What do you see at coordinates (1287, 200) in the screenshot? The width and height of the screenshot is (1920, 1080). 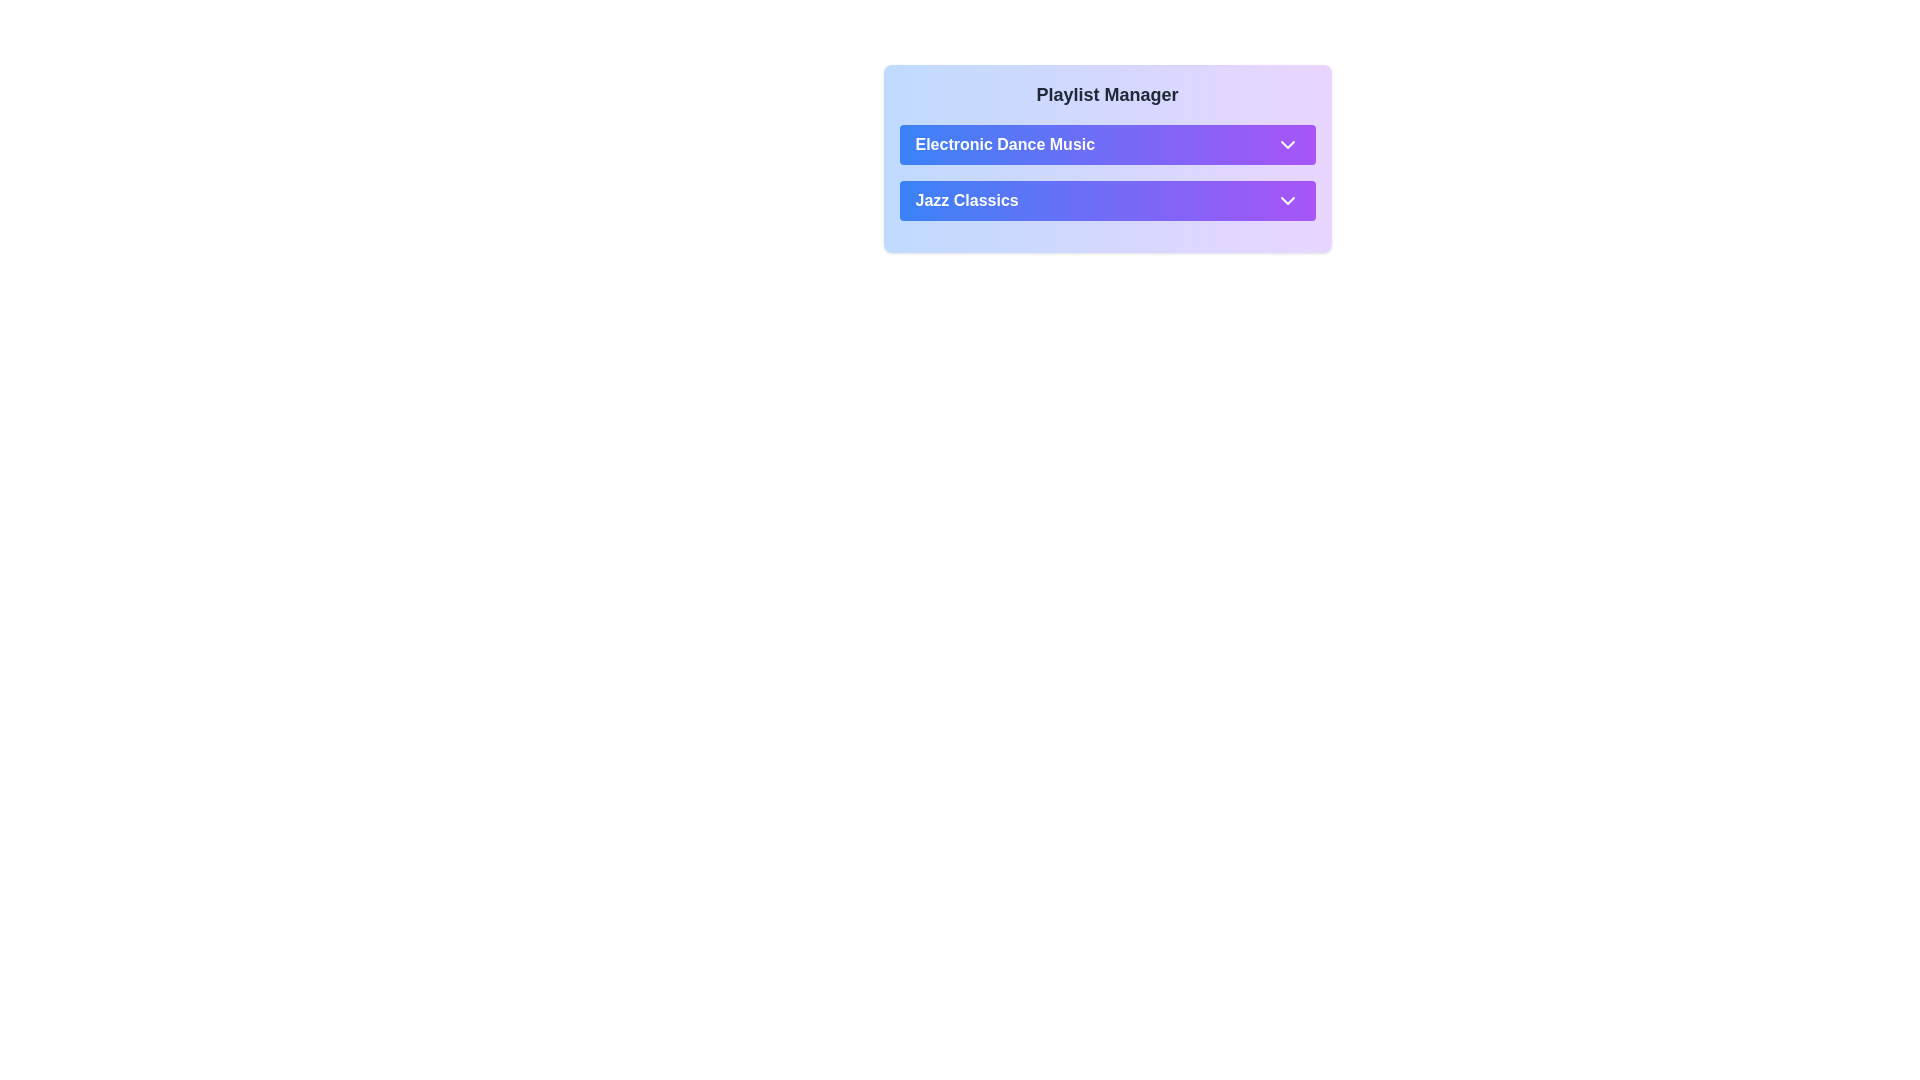 I see `the downward-pointing chevron icon, which is the dropdown indicator for the 'Jazz Classics' playlist` at bounding box center [1287, 200].